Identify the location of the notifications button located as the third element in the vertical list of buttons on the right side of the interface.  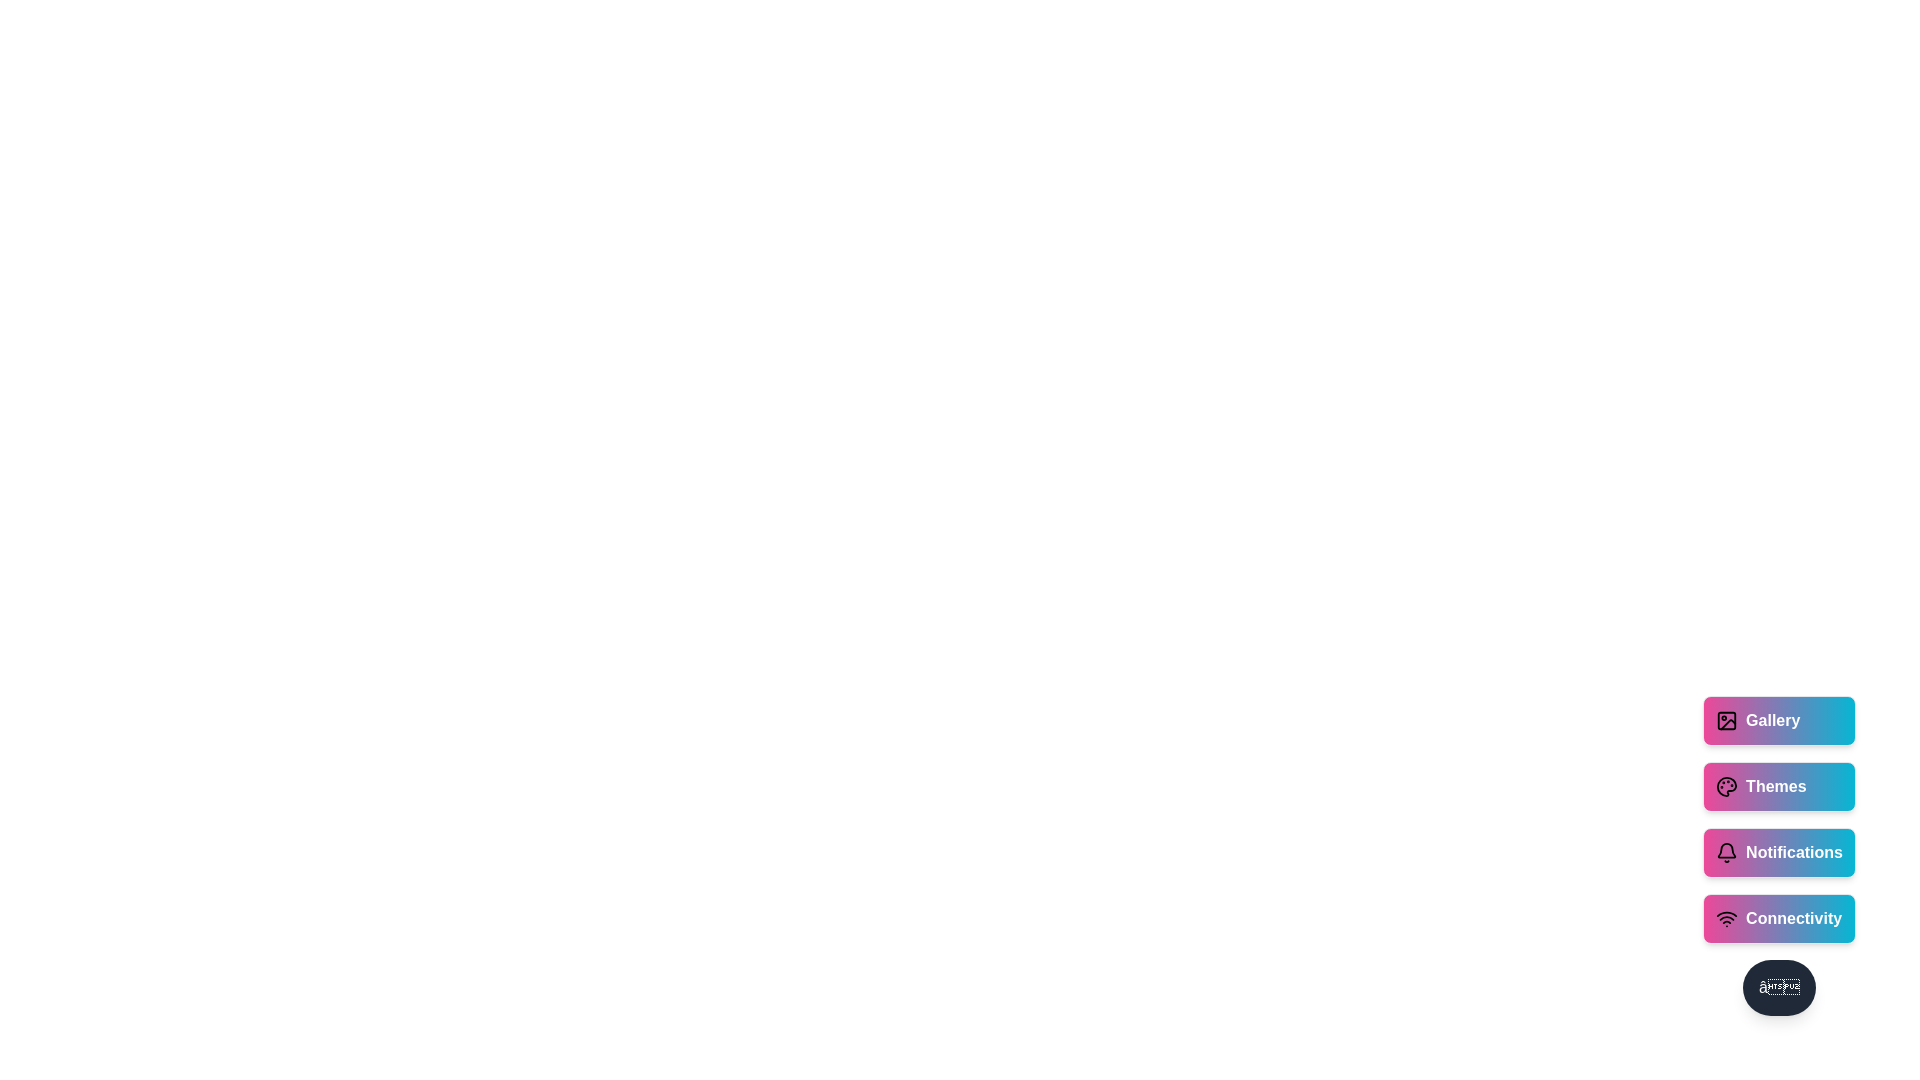
(1779, 852).